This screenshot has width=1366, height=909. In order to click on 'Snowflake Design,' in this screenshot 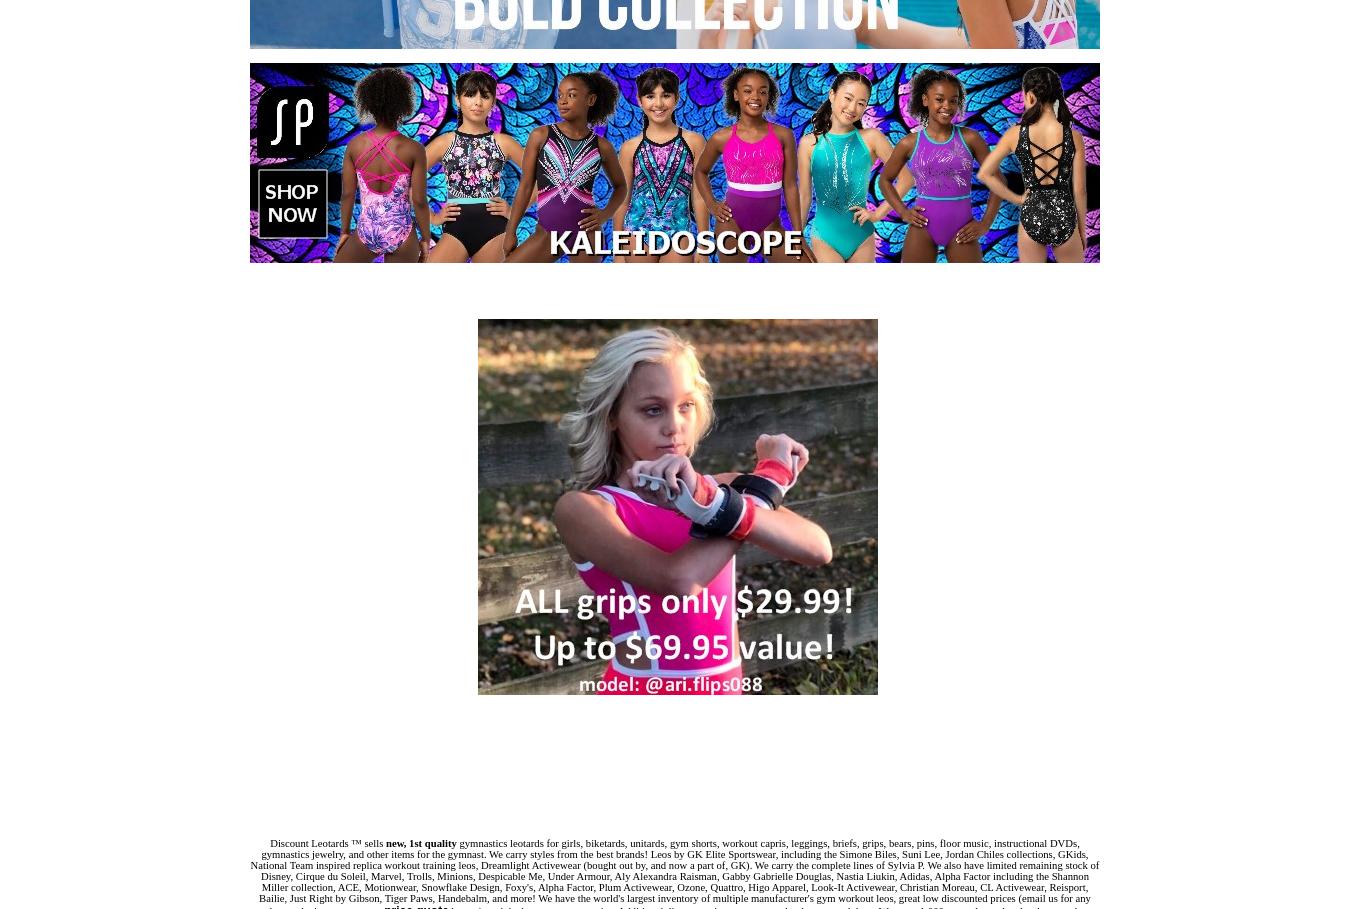, I will do `click(462, 887)`.